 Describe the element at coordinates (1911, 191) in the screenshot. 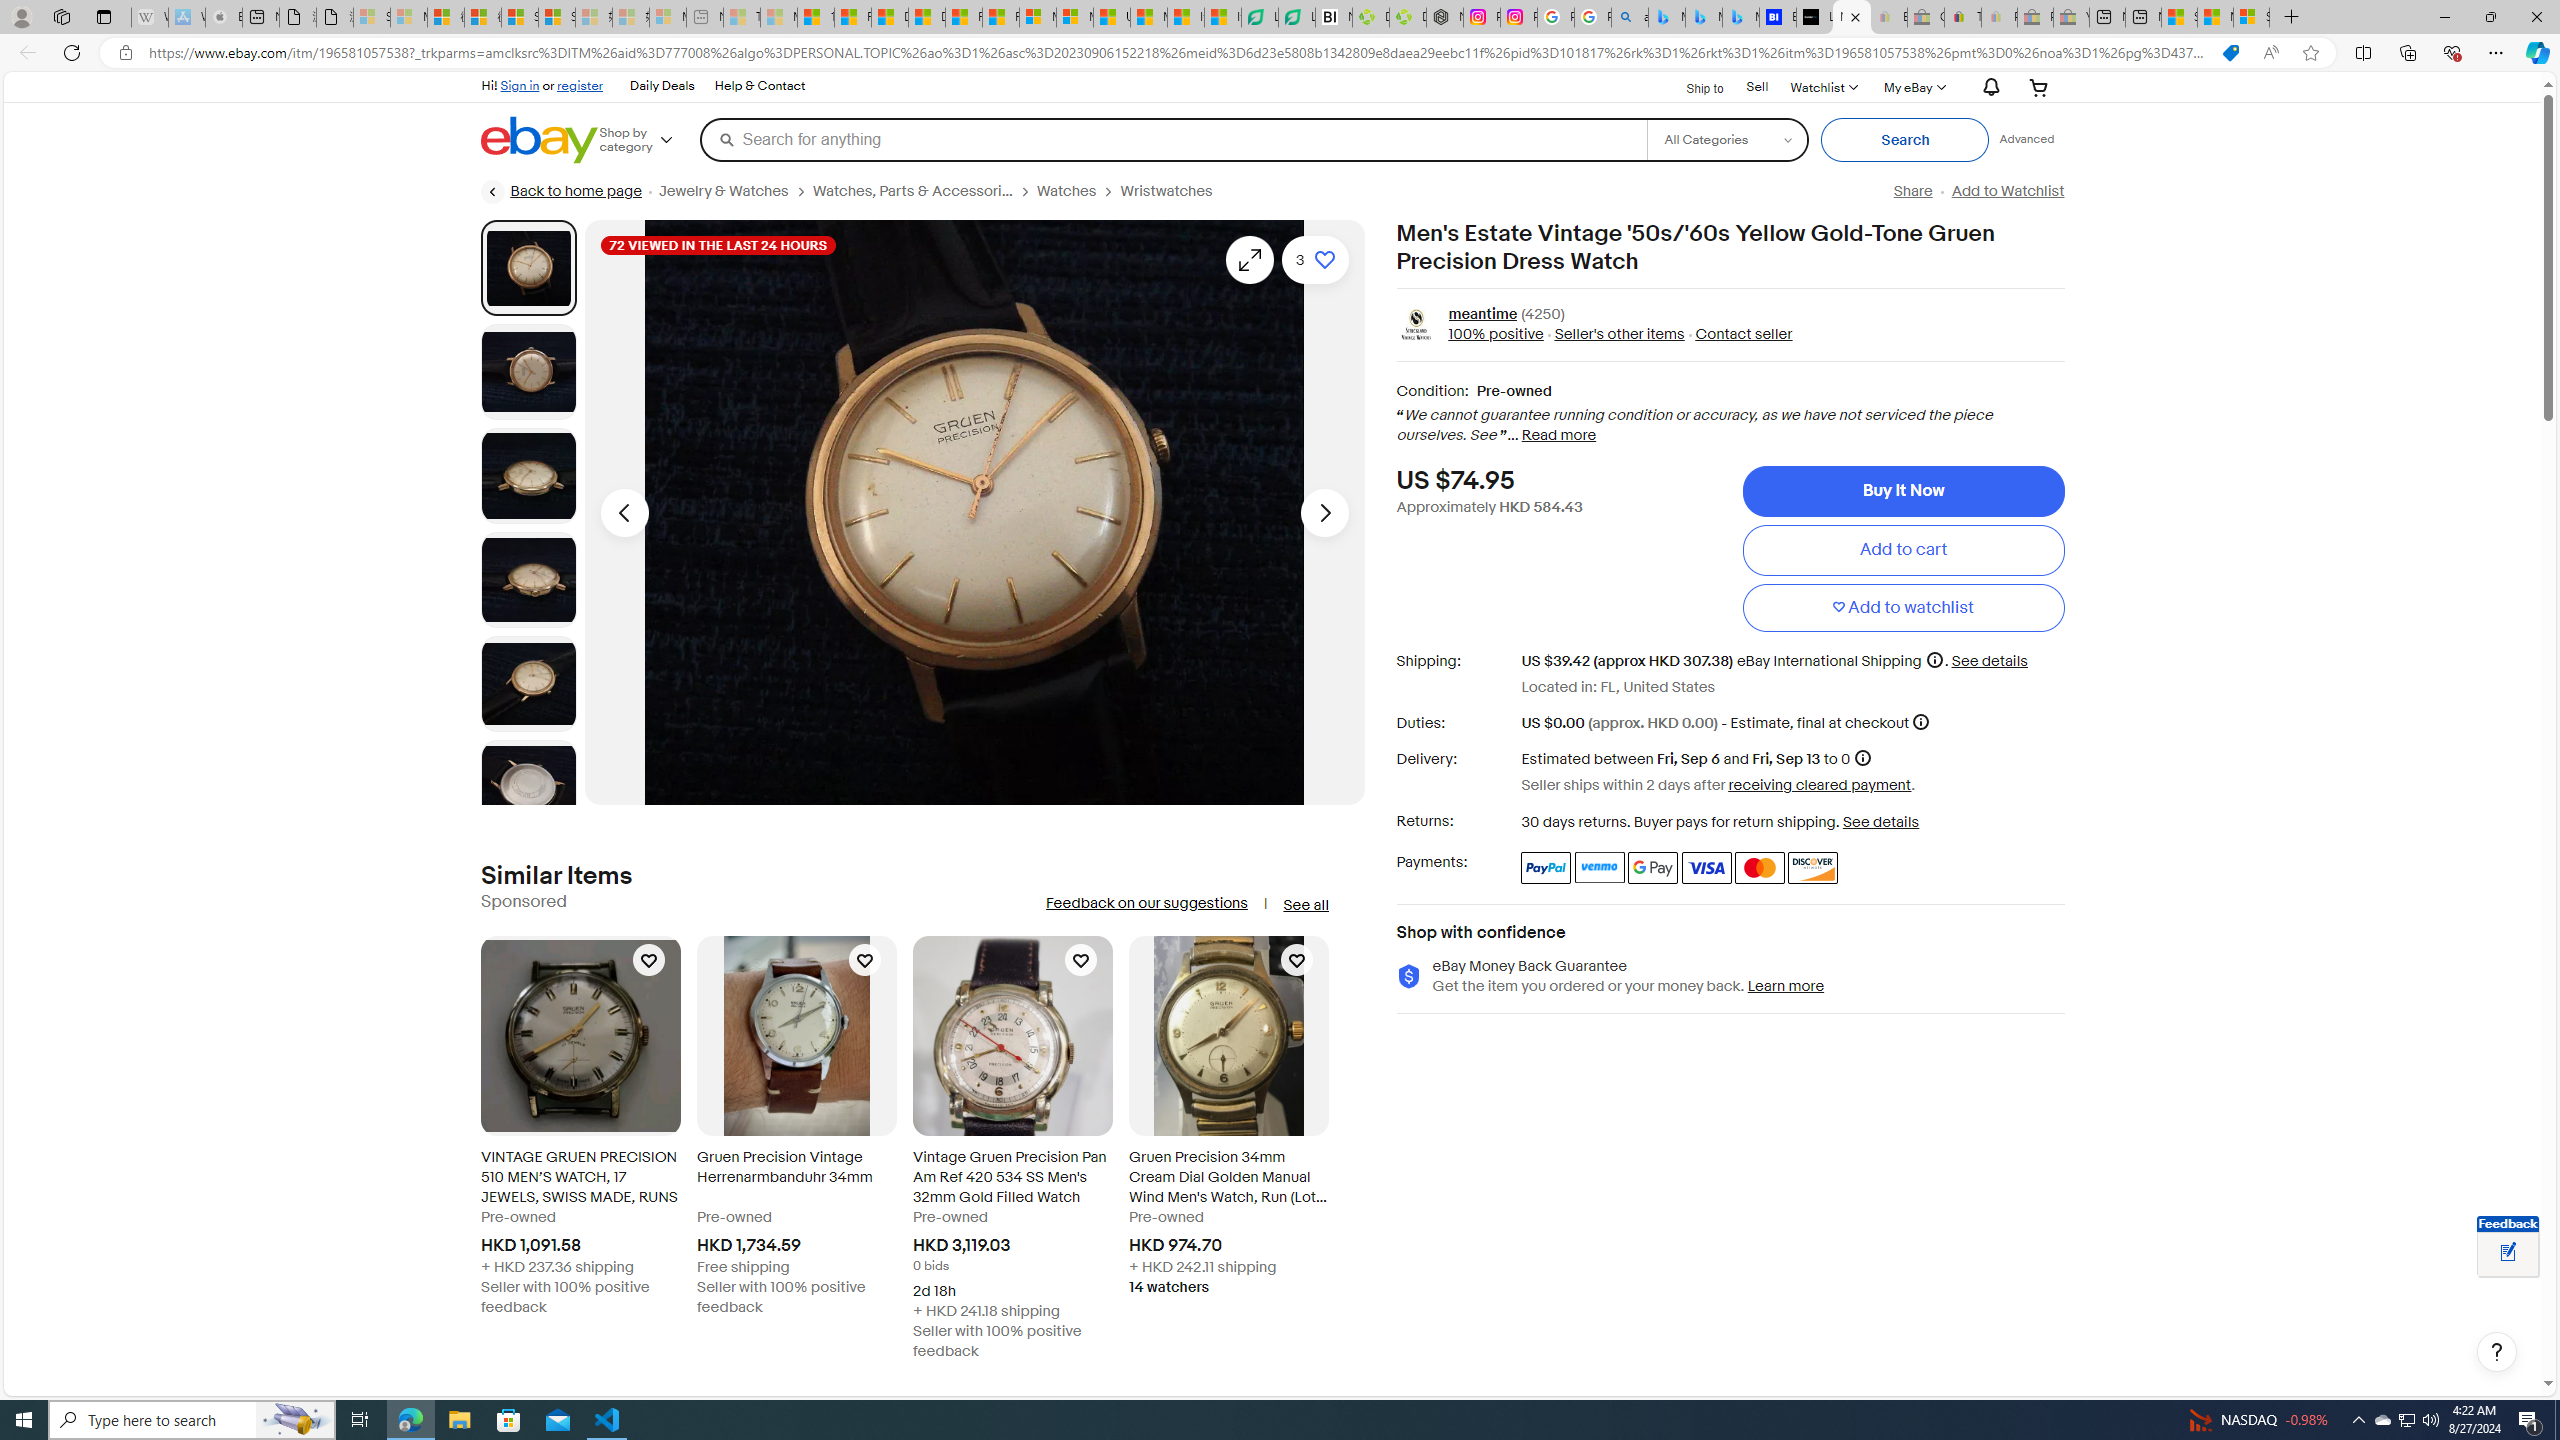

I see `'Share'` at that location.